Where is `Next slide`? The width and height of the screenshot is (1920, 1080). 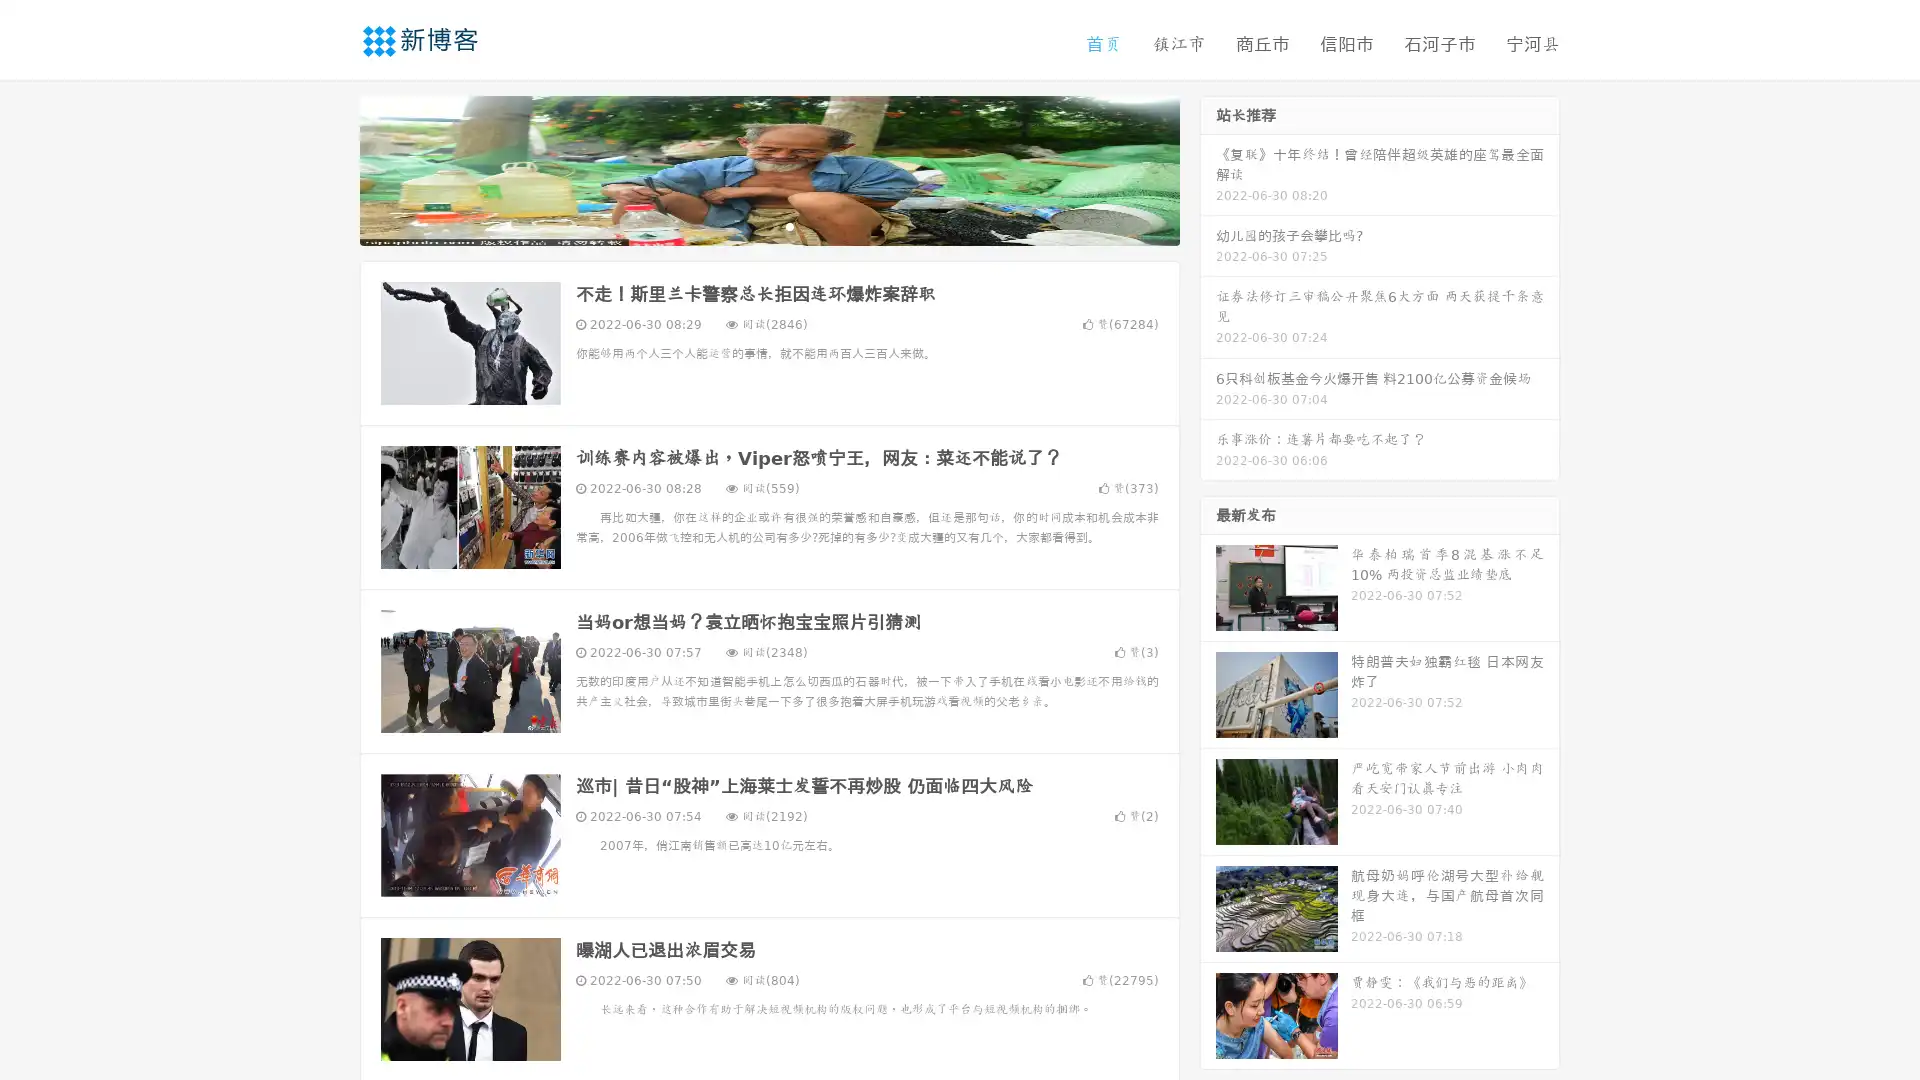 Next slide is located at coordinates (1208, 168).